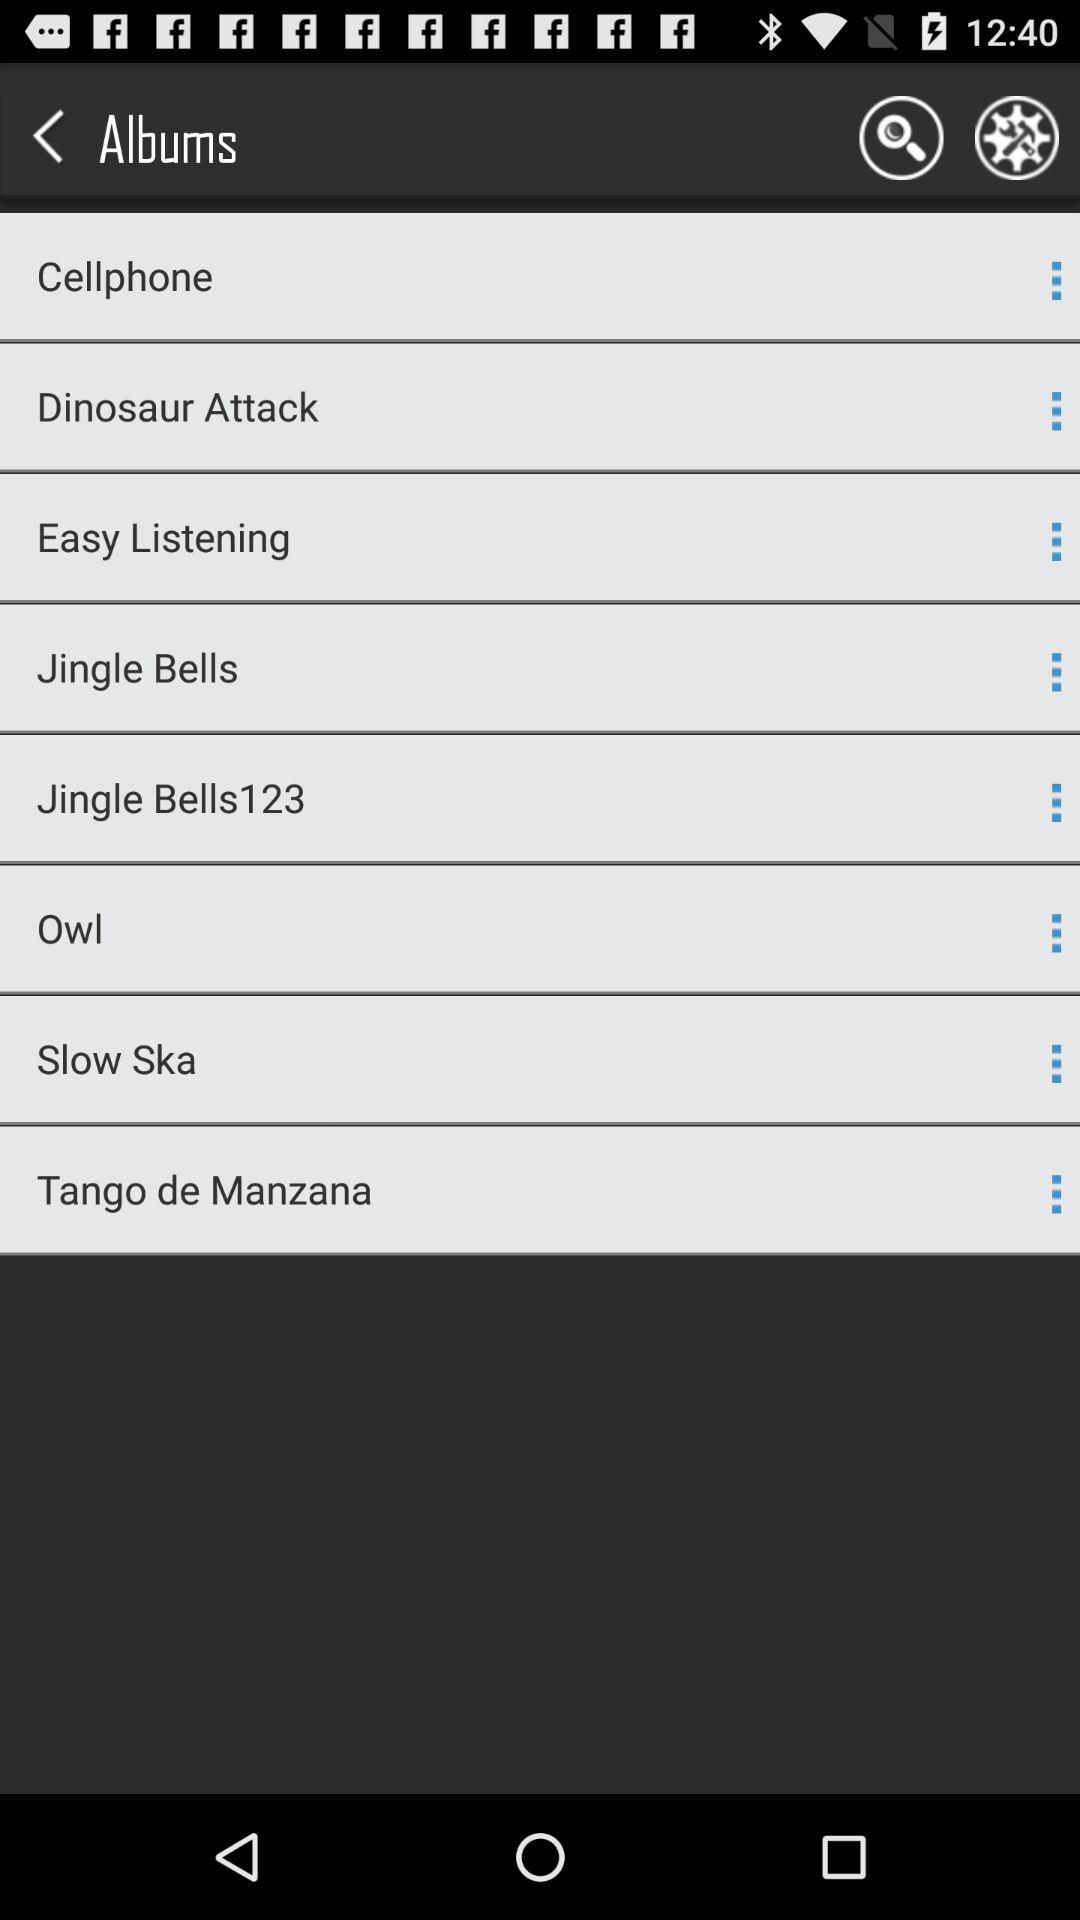 This screenshot has width=1080, height=1920. Describe the element at coordinates (527, 667) in the screenshot. I see `jingle bells app` at that location.